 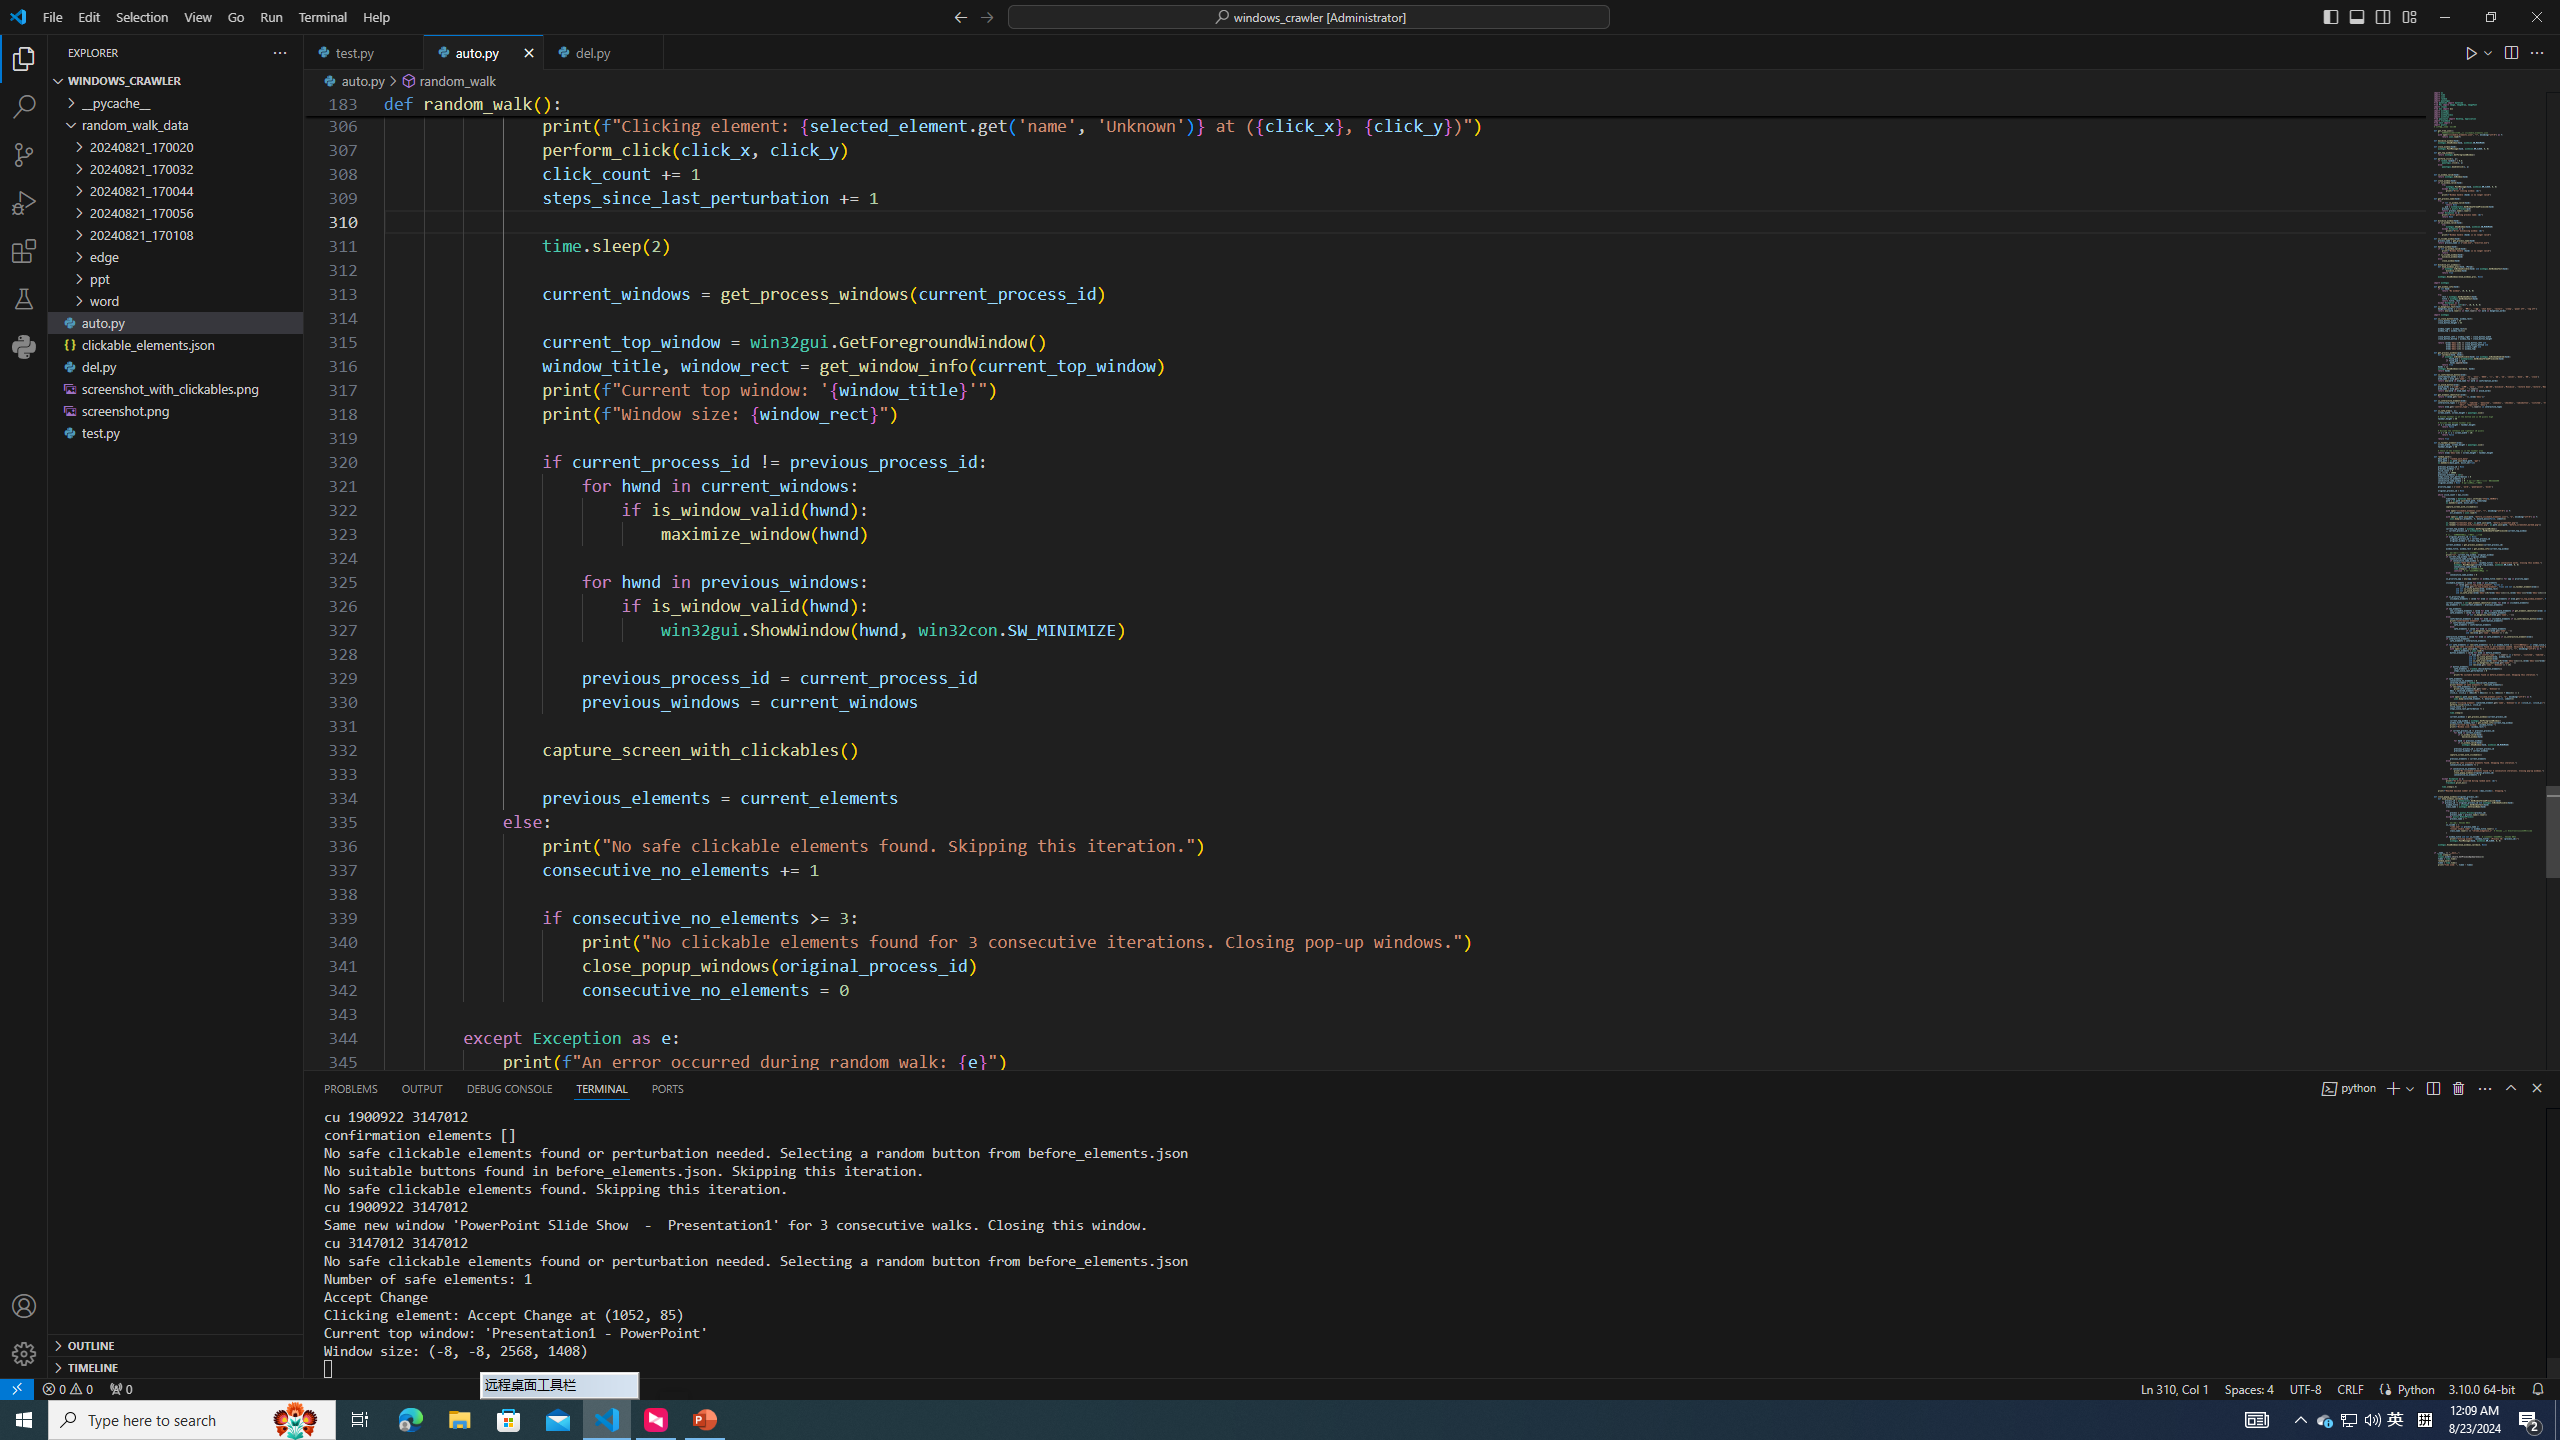 What do you see at coordinates (2356, 15) in the screenshot?
I see `'Toggle Panel (Ctrl+J)'` at bounding box center [2356, 15].